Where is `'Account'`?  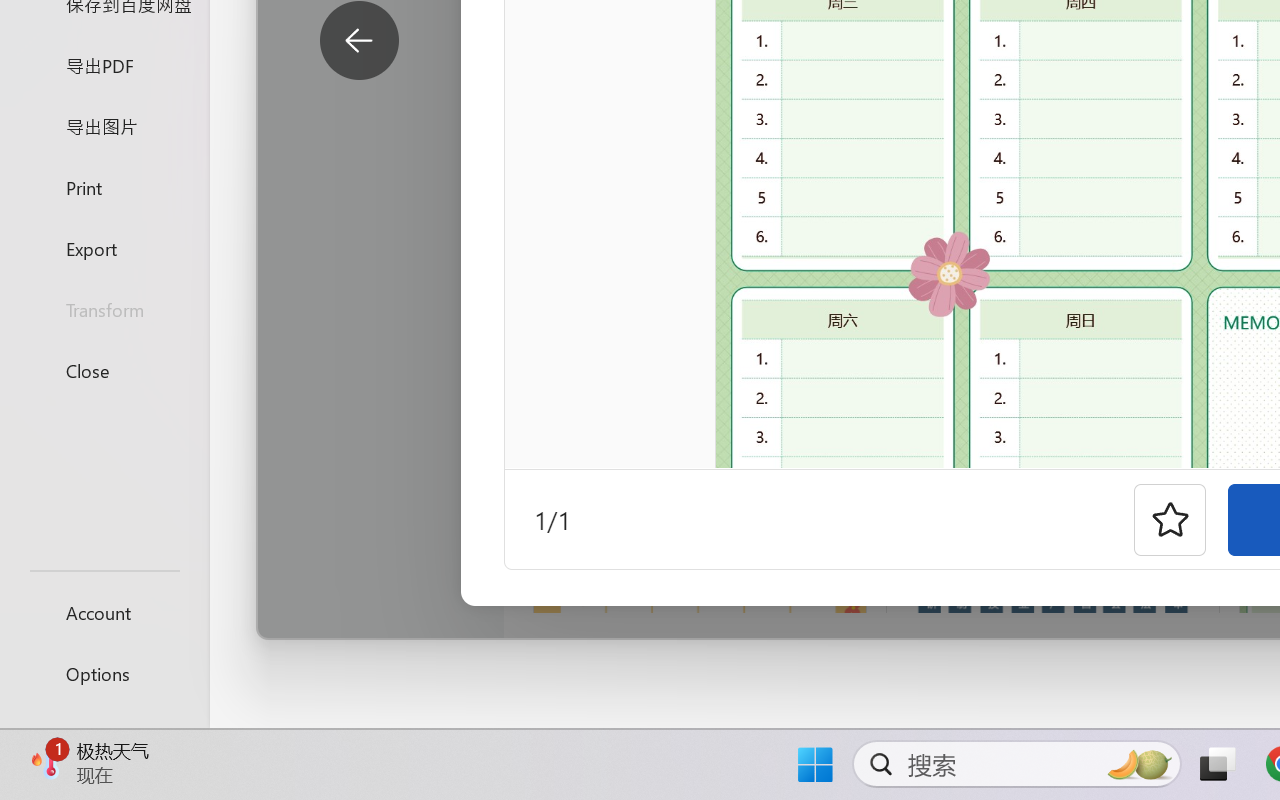
'Account' is located at coordinates (103, 612).